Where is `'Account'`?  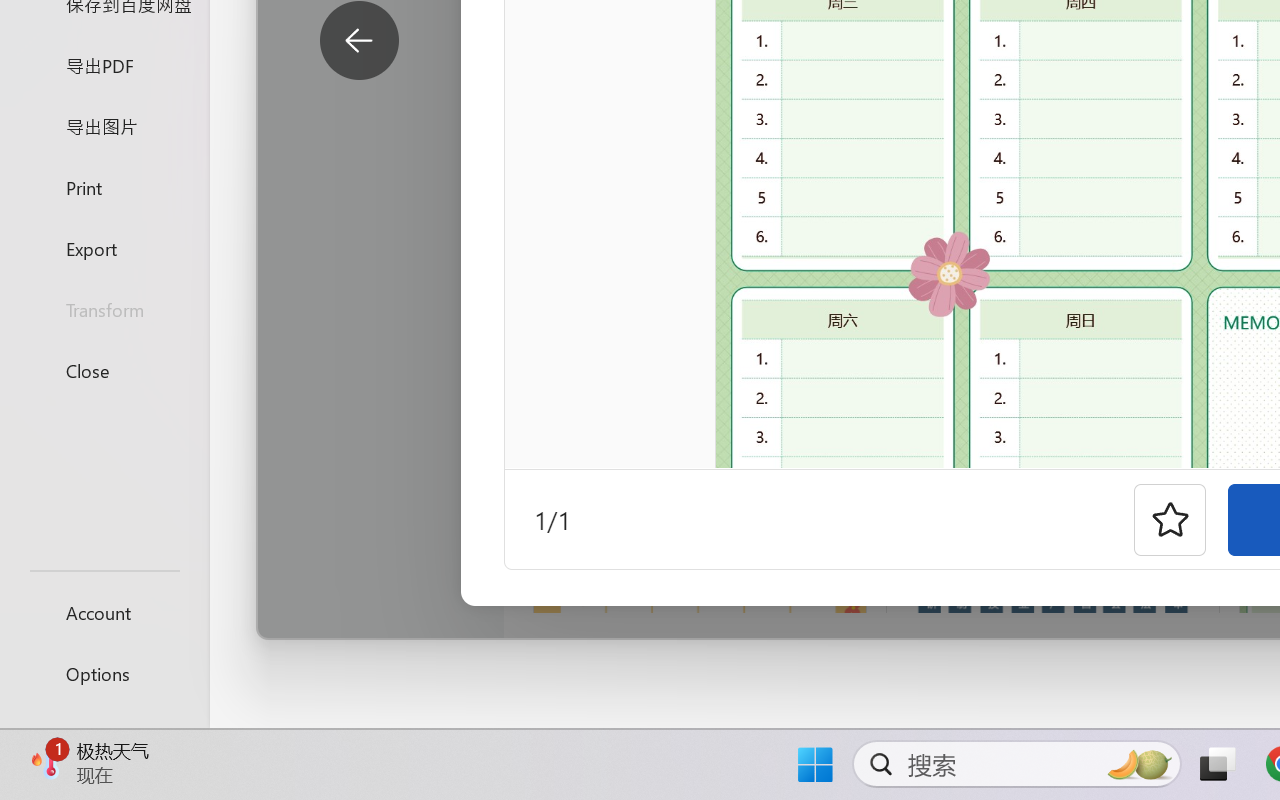
'Account' is located at coordinates (103, 612).